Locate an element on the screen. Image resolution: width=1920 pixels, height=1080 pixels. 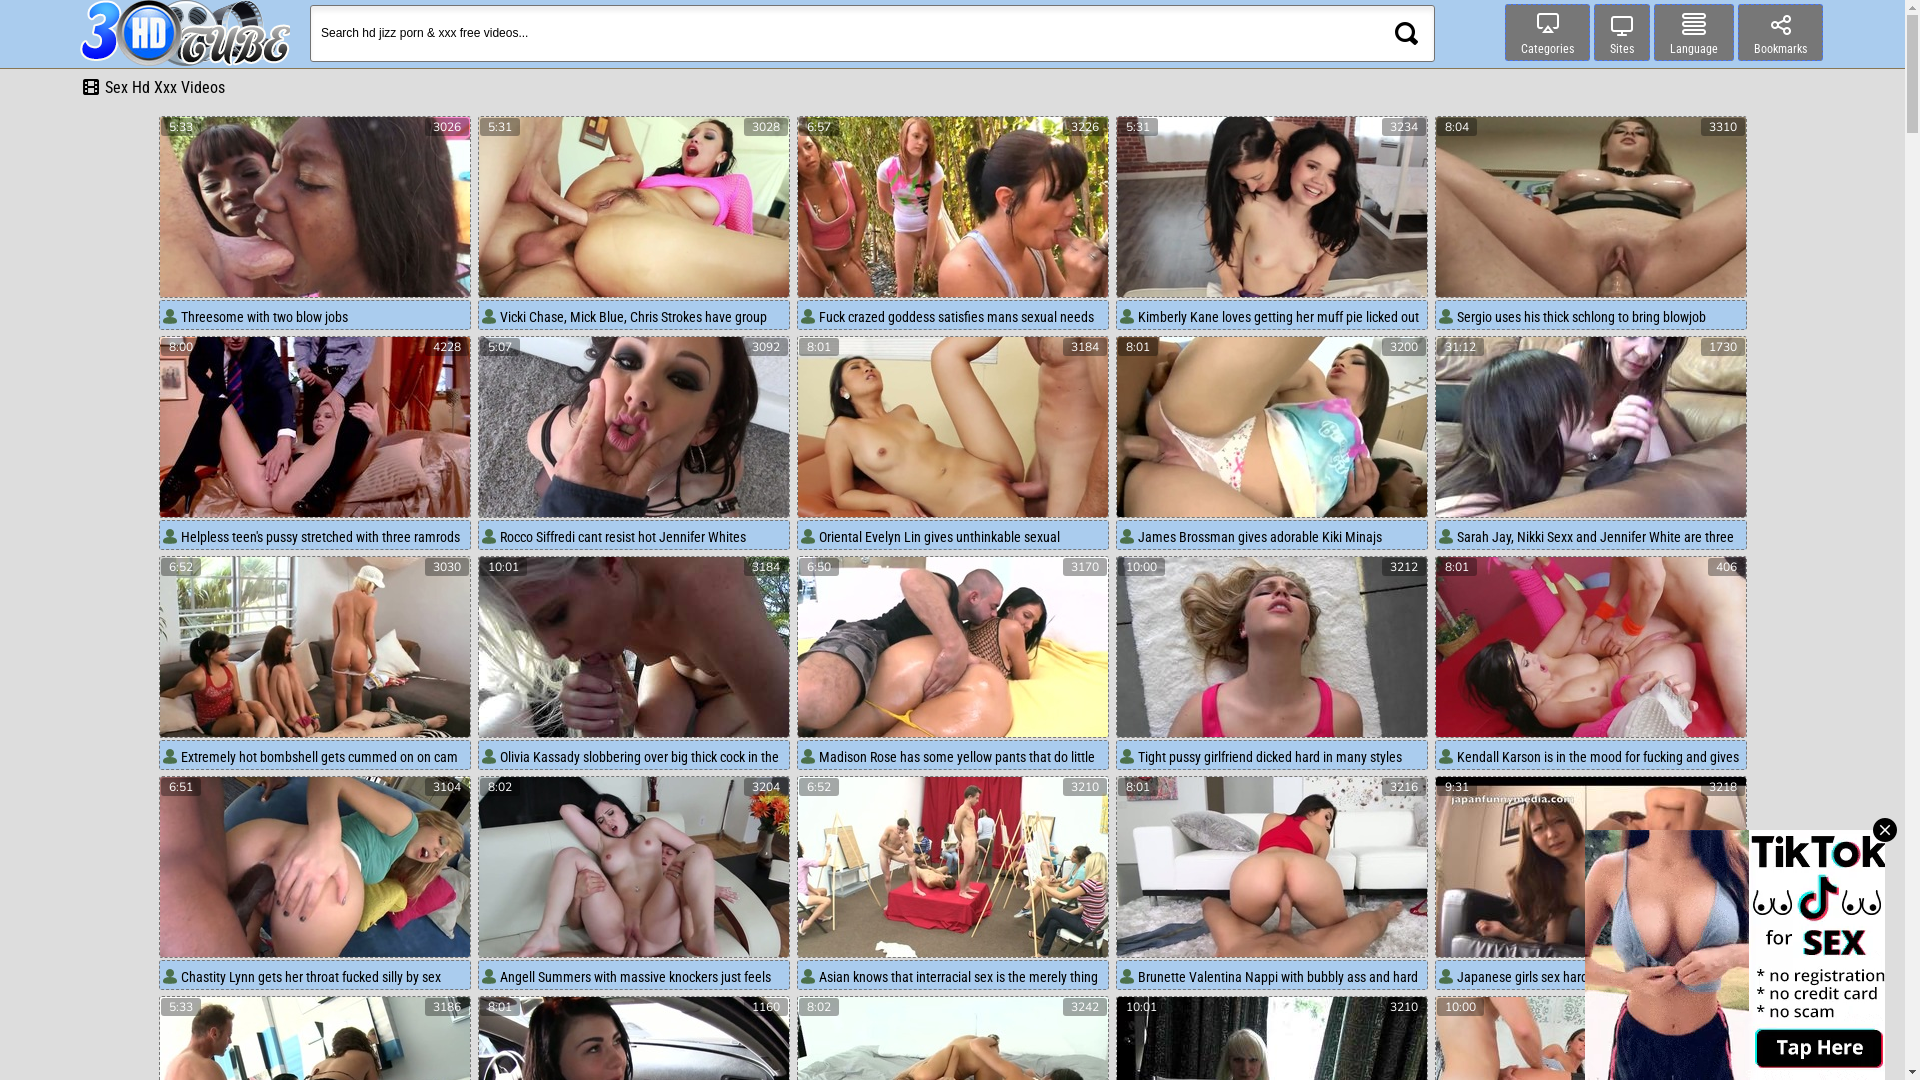
'Categories' is located at coordinates (1546, 32).